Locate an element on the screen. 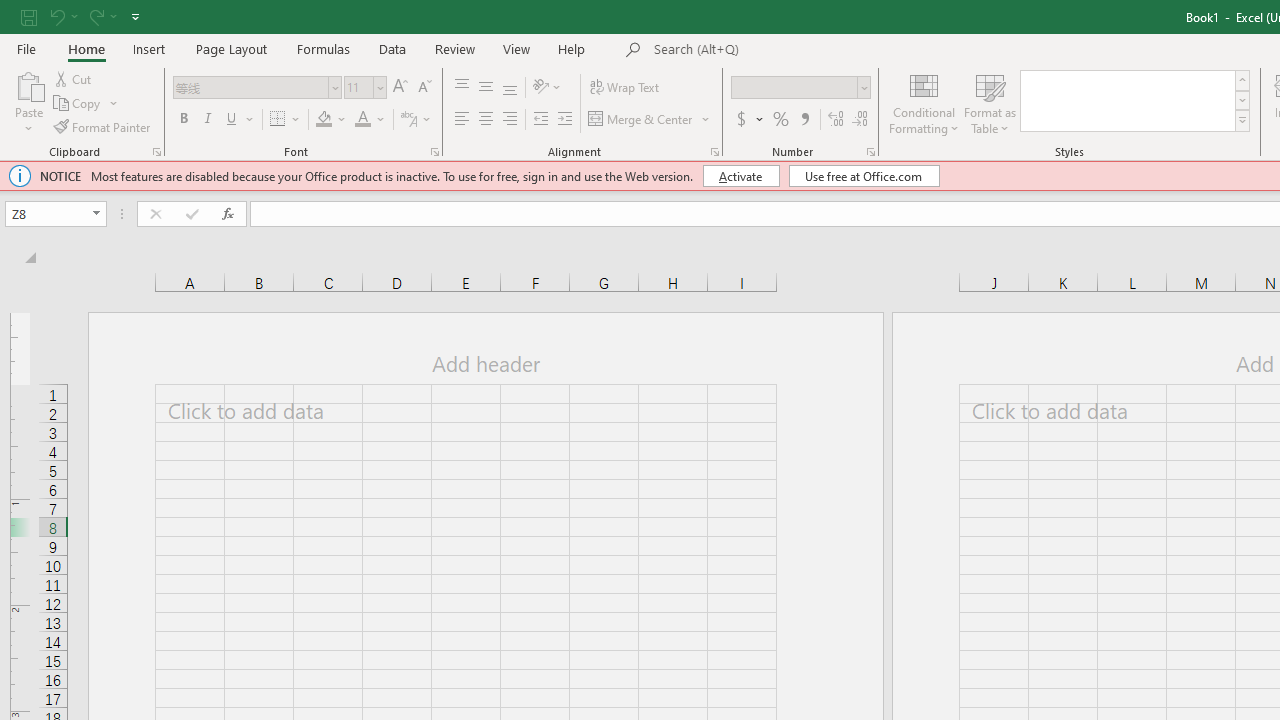 This screenshot has width=1280, height=720. 'Bottom Align' is located at coordinates (510, 86).